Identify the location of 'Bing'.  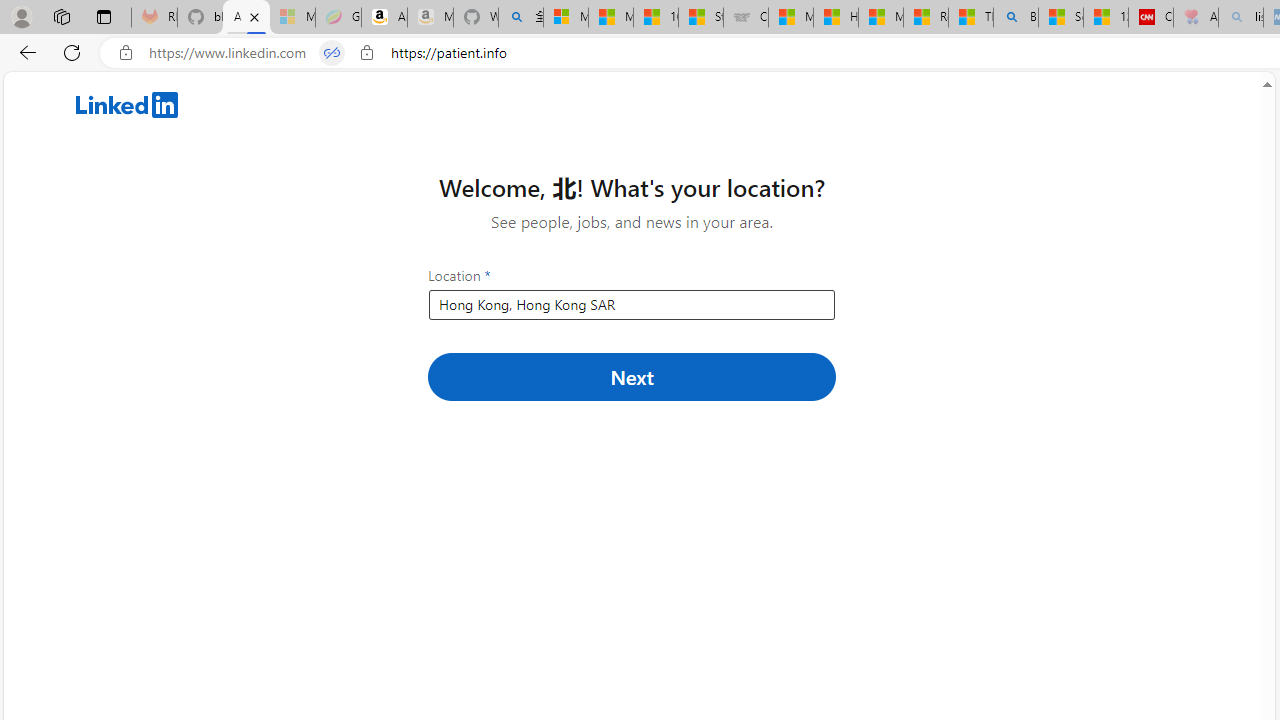
(1016, 17).